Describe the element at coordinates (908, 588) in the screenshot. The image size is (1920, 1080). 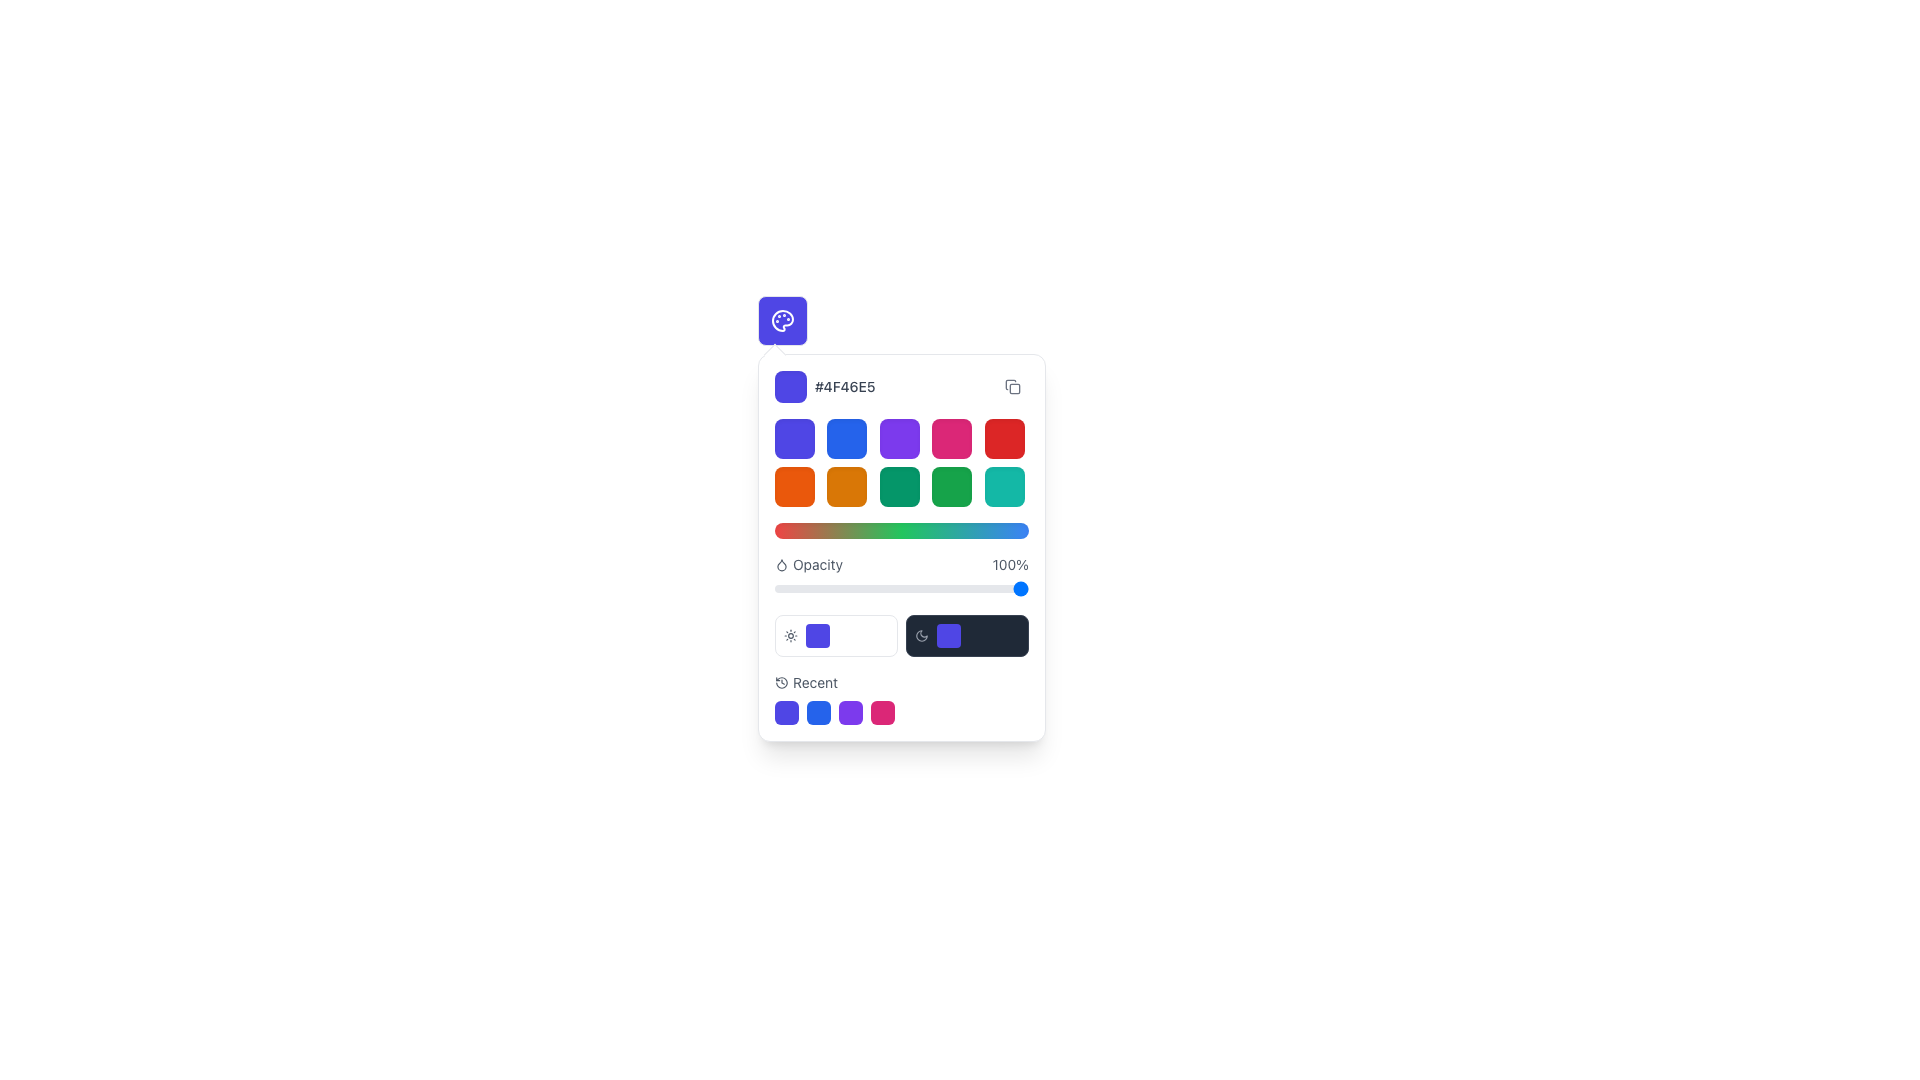
I see `the opacity slider` at that location.